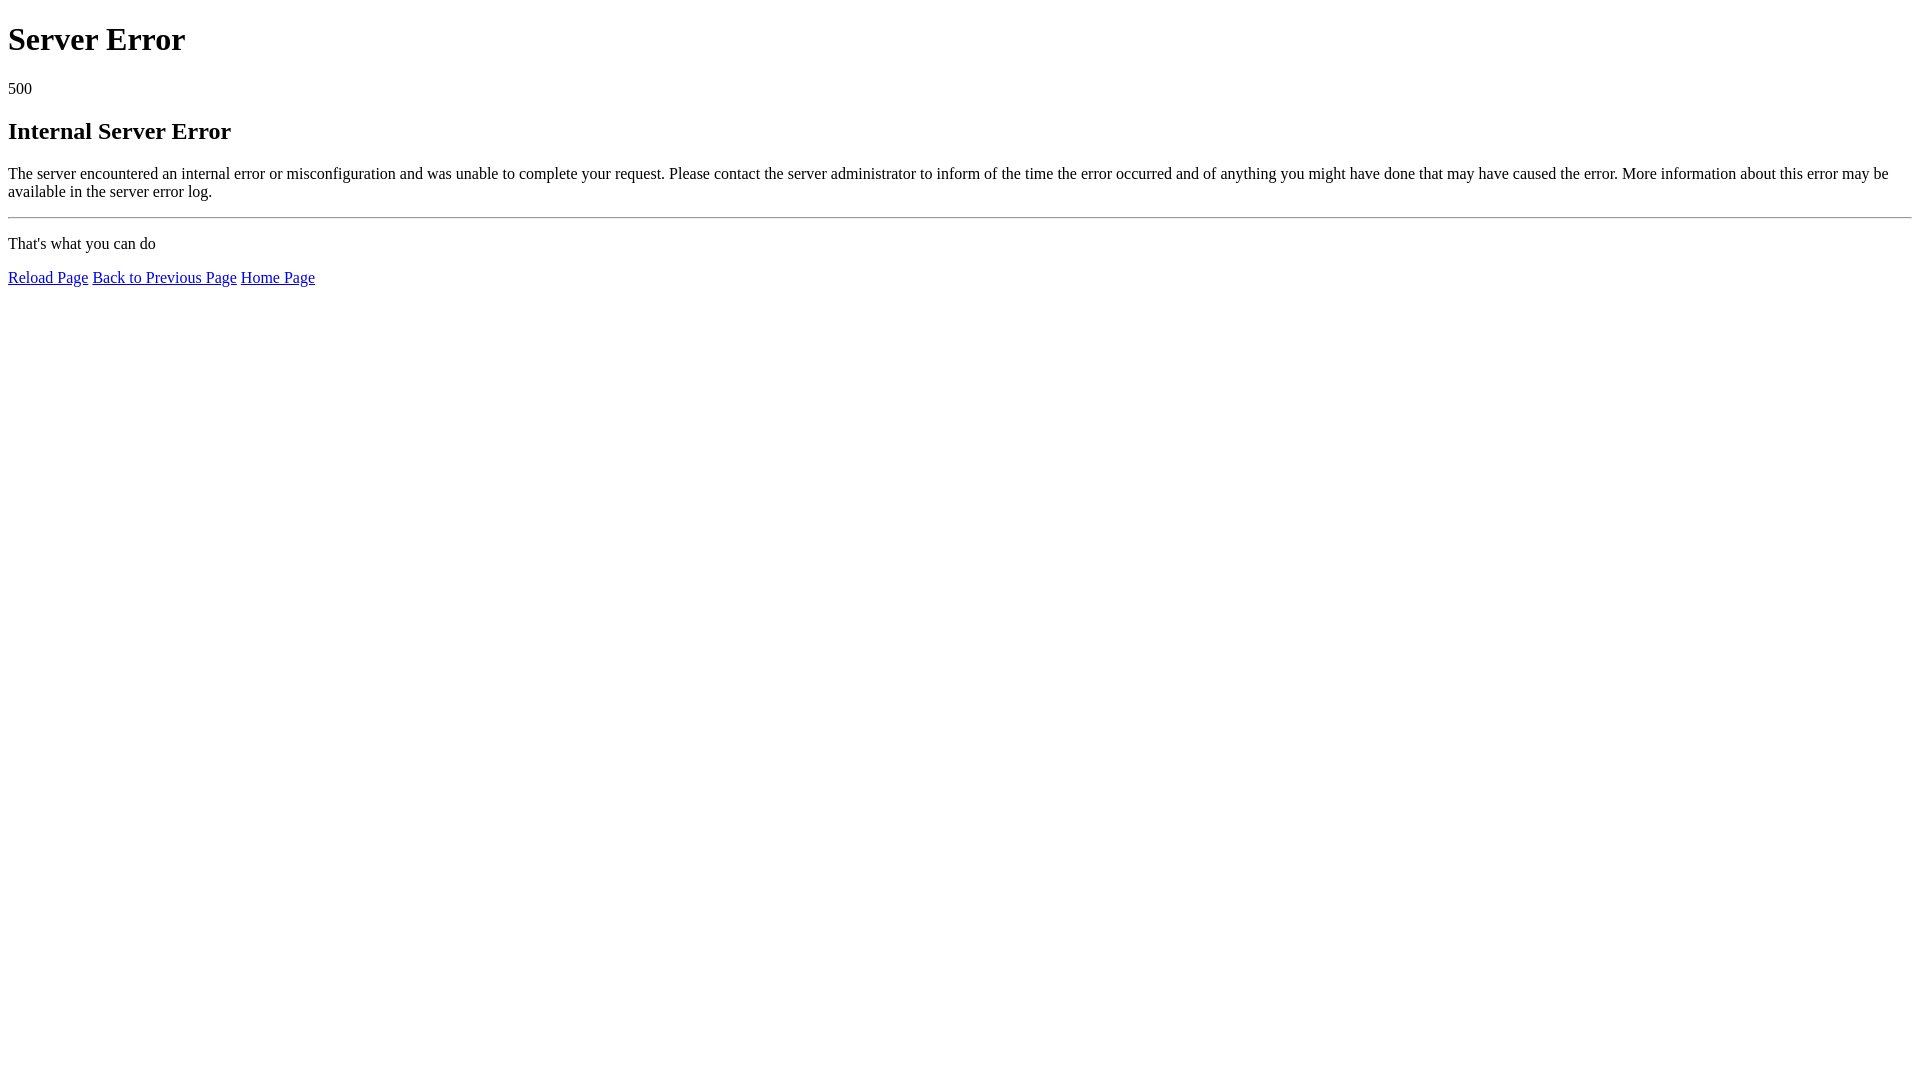  Describe the element at coordinates (277, 277) in the screenshot. I see `'Home Page'` at that location.